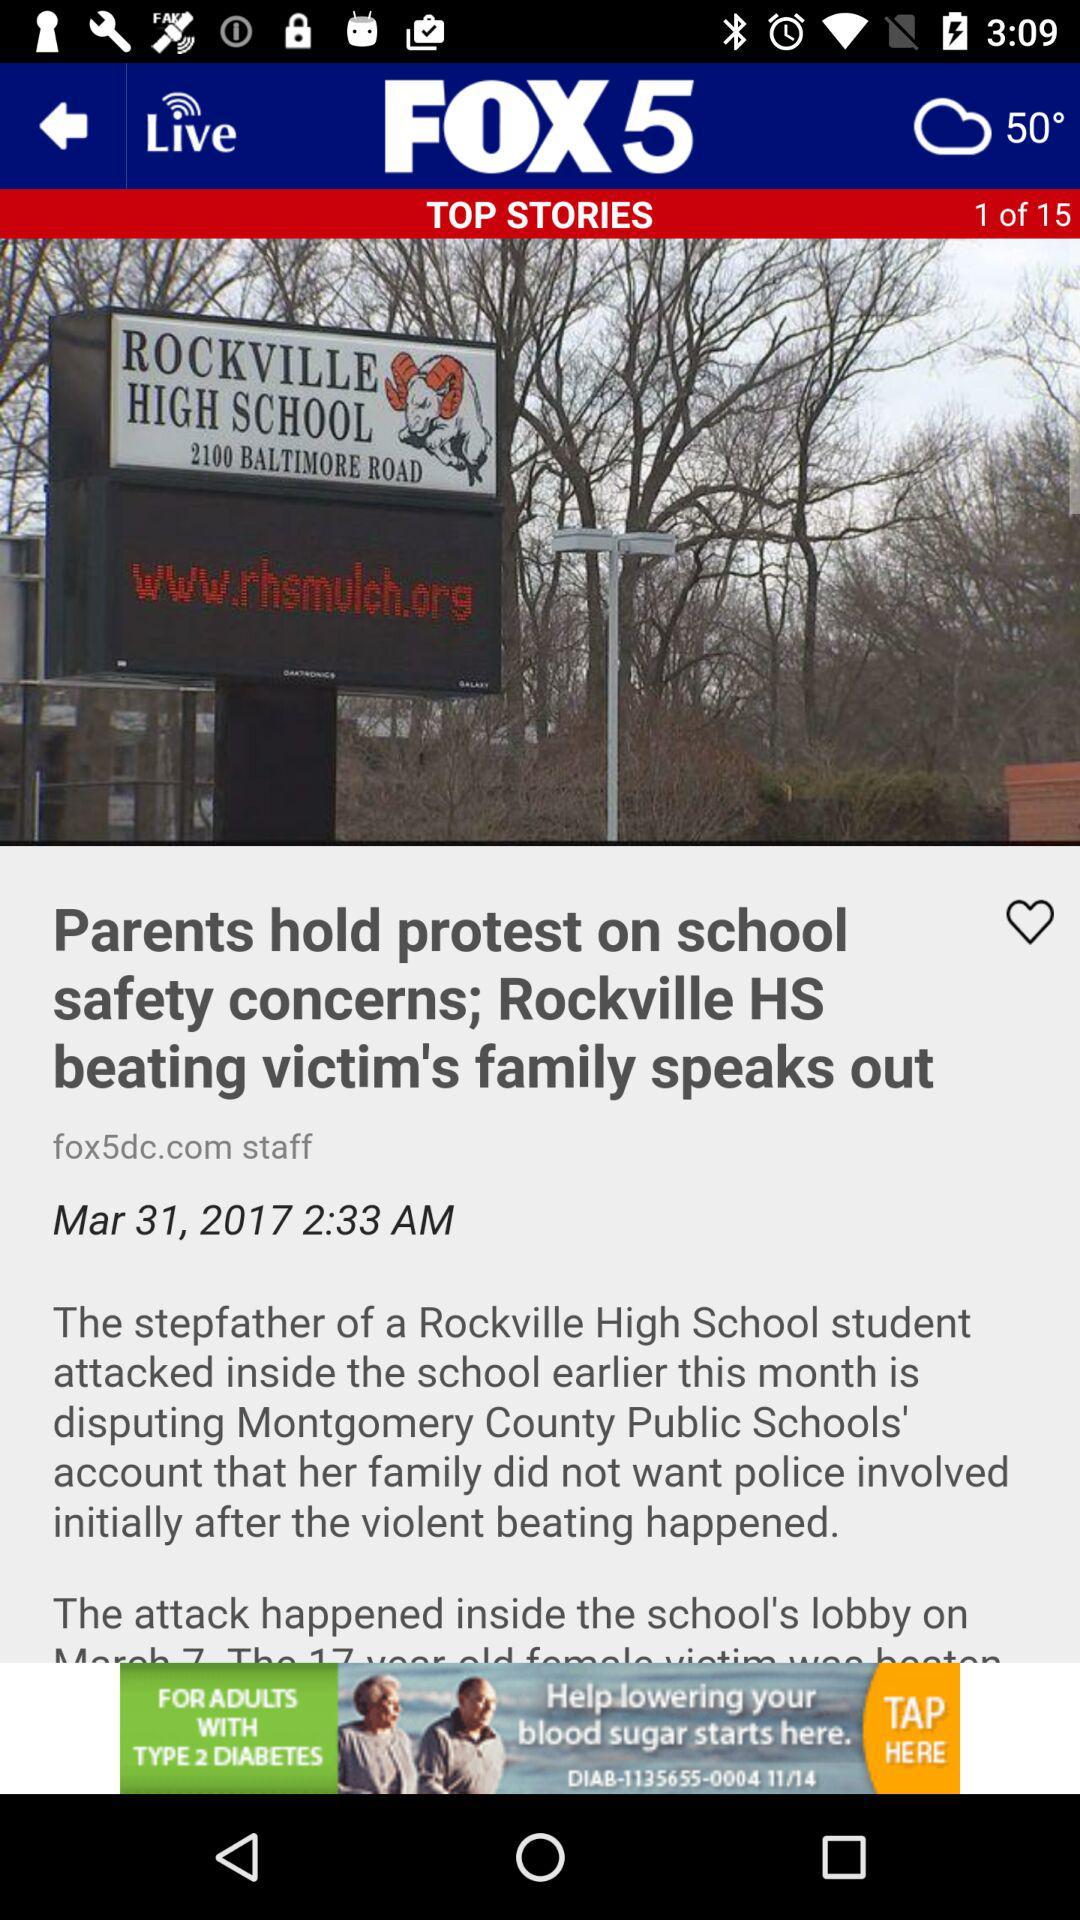 The image size is (1080, 1920). What do you see at coordinates (61, 124) in the screenshot?
I see `the arrow_backward icon` at bounding box center [61, 124].